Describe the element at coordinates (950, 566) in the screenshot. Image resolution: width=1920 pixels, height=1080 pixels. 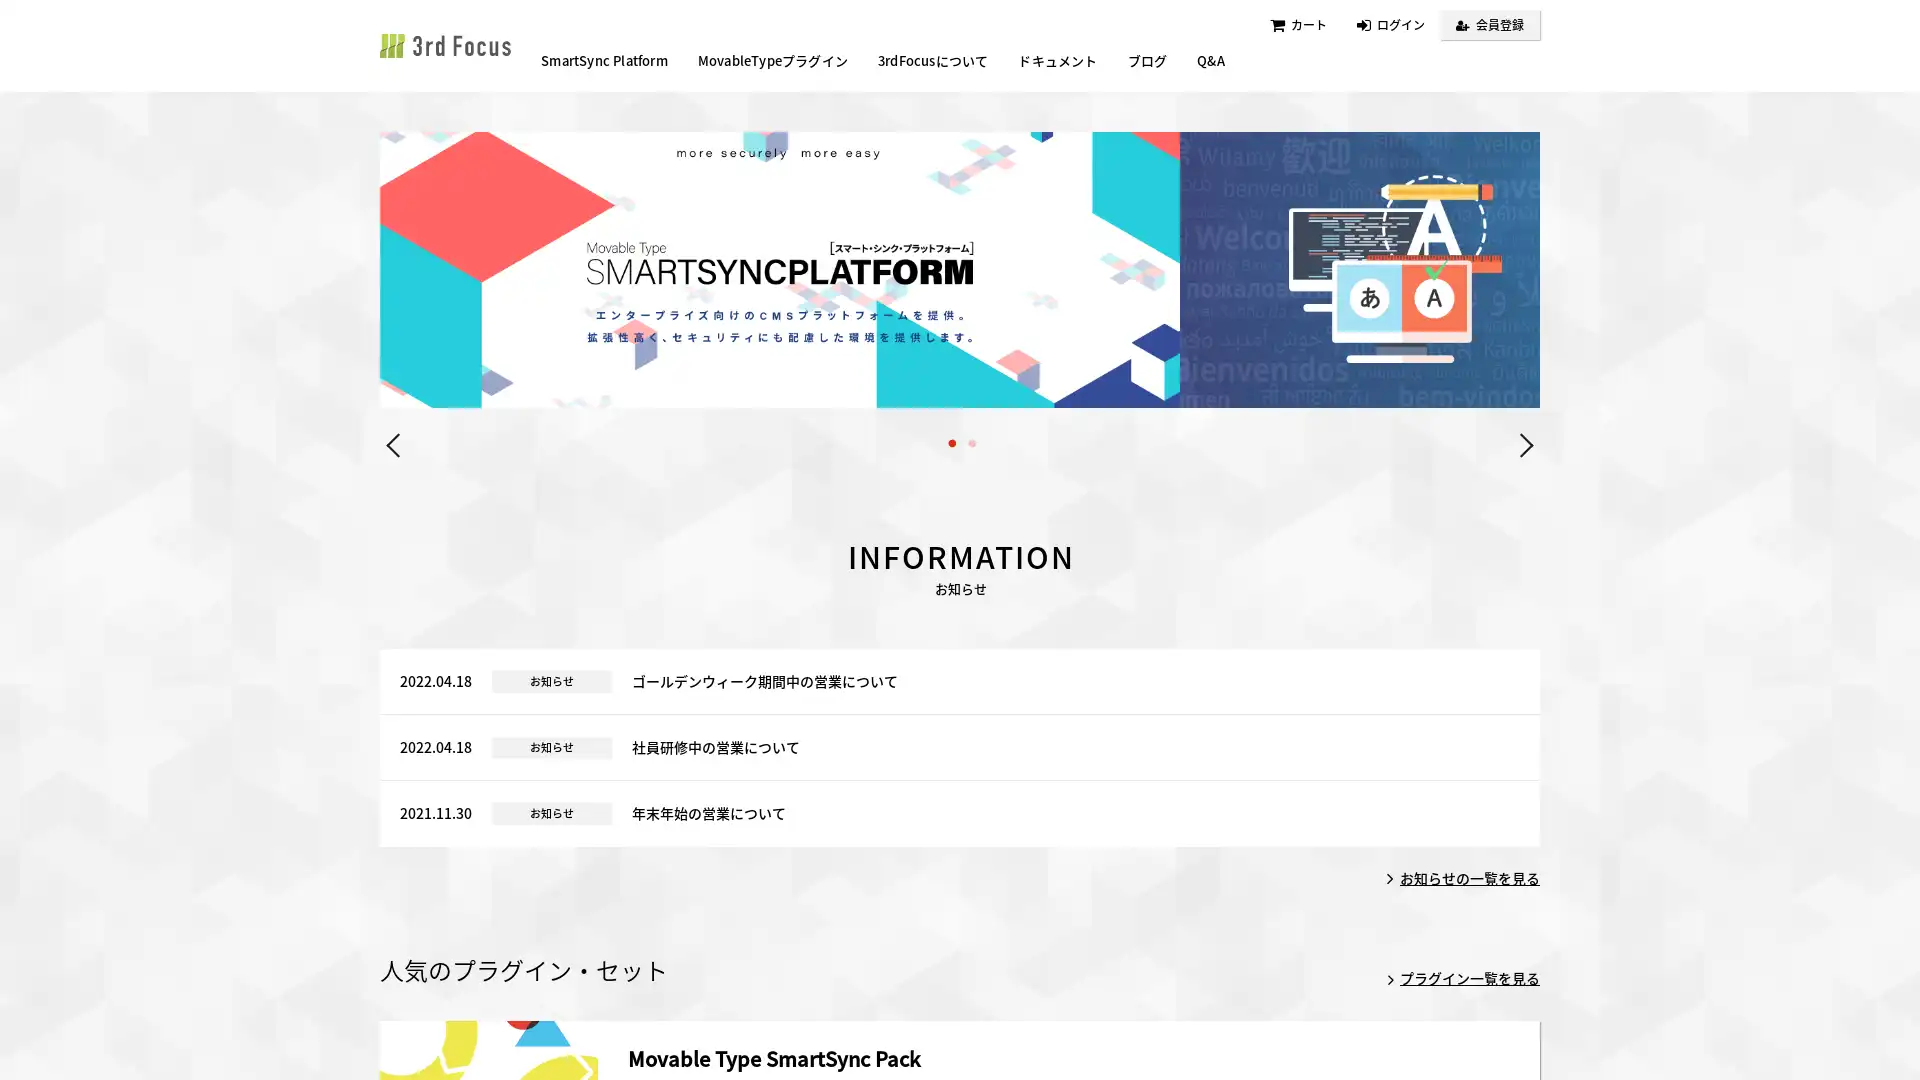
I see `1` at that location.